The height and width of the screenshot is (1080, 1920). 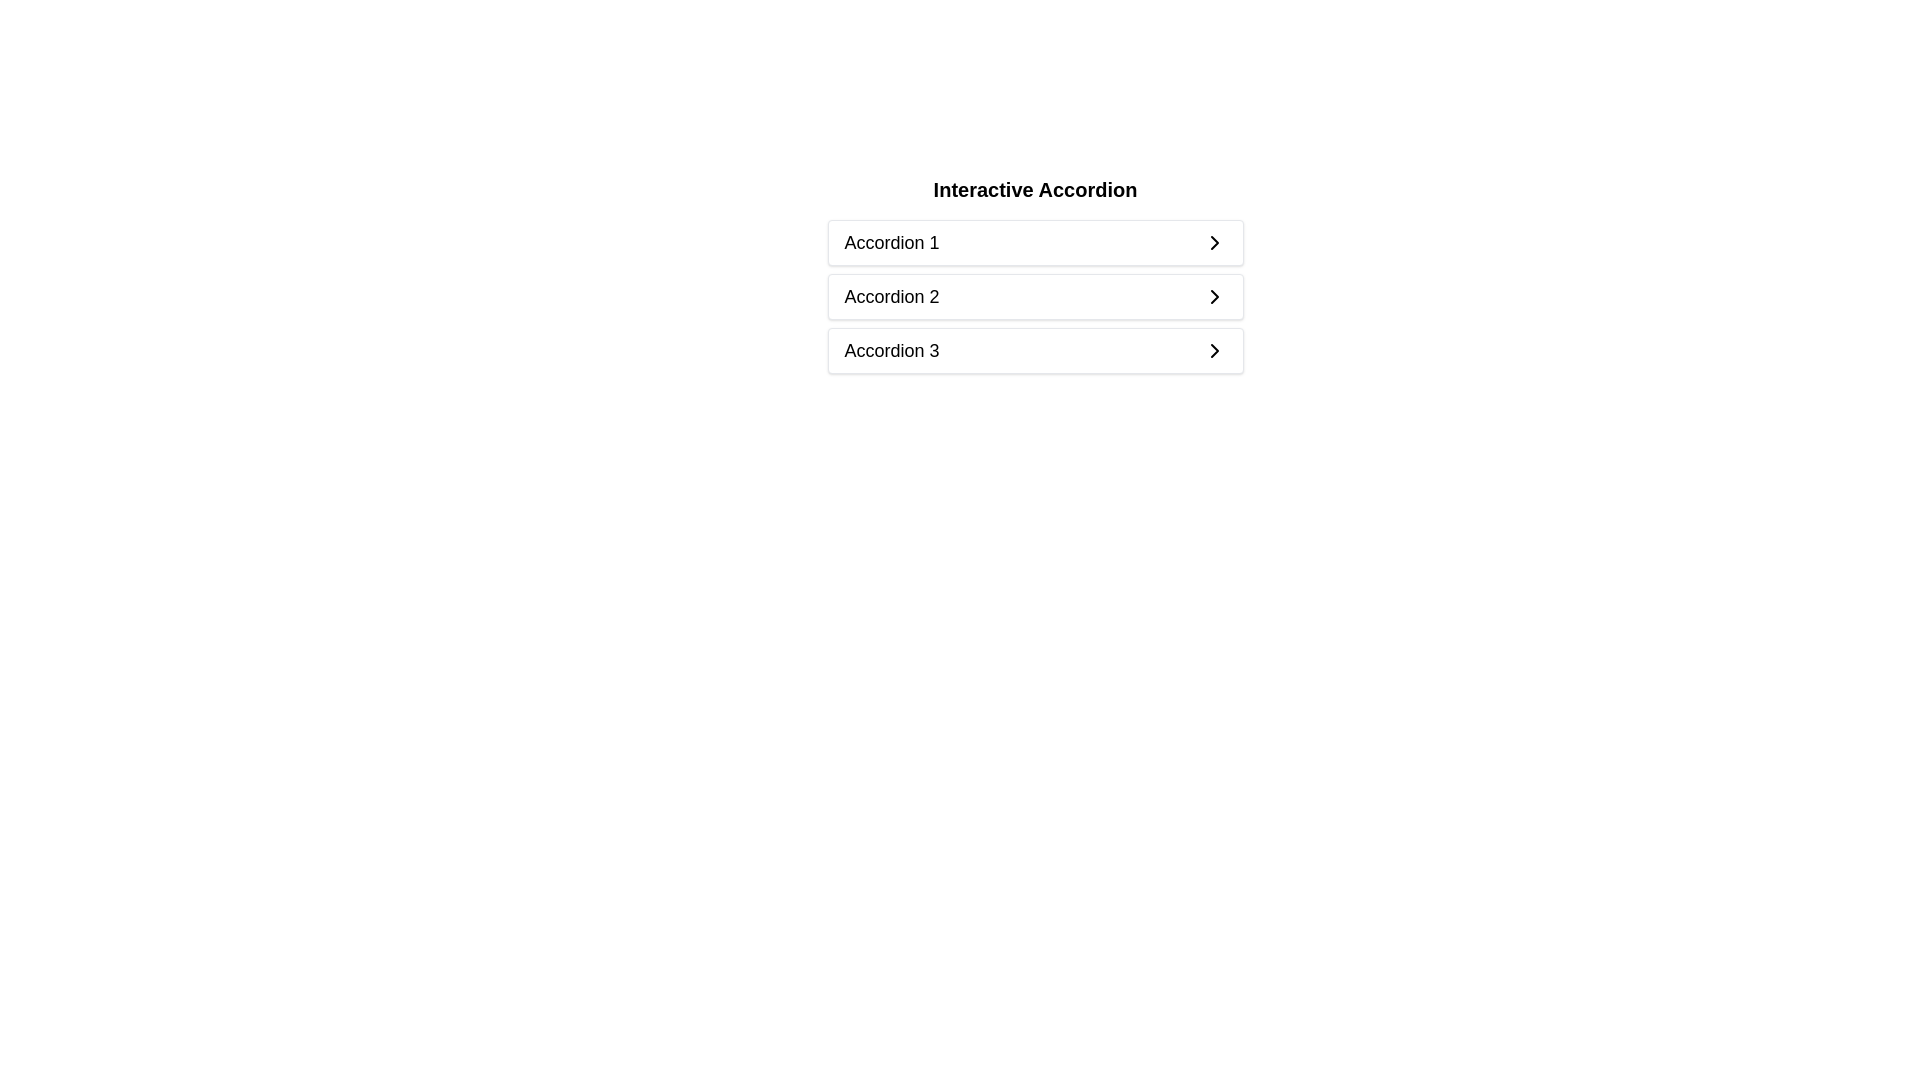 What do you see at coordinates (1213, 297) in the screenshot?
I see `the chevron arrow located on the far right side of the button for 'Accordion 2'` at bounding box center [1213, 297].